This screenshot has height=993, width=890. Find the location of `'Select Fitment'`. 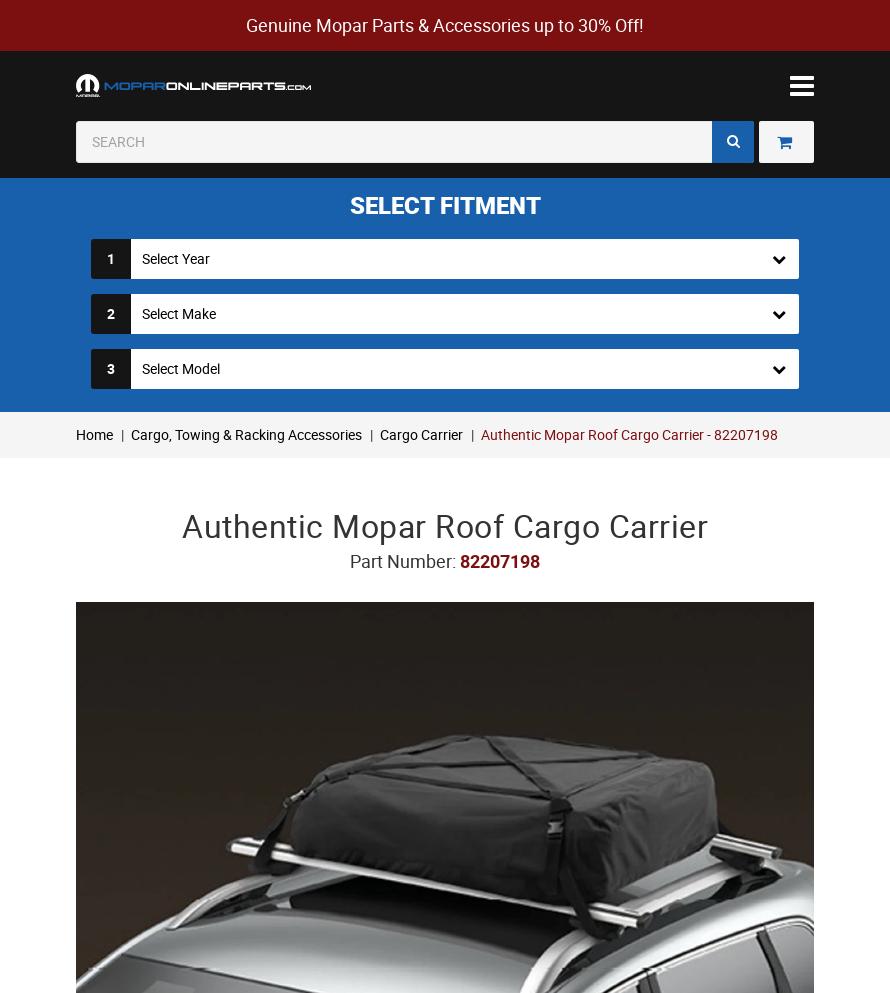

'Select Fitment' is located at coordinates (443, 203).